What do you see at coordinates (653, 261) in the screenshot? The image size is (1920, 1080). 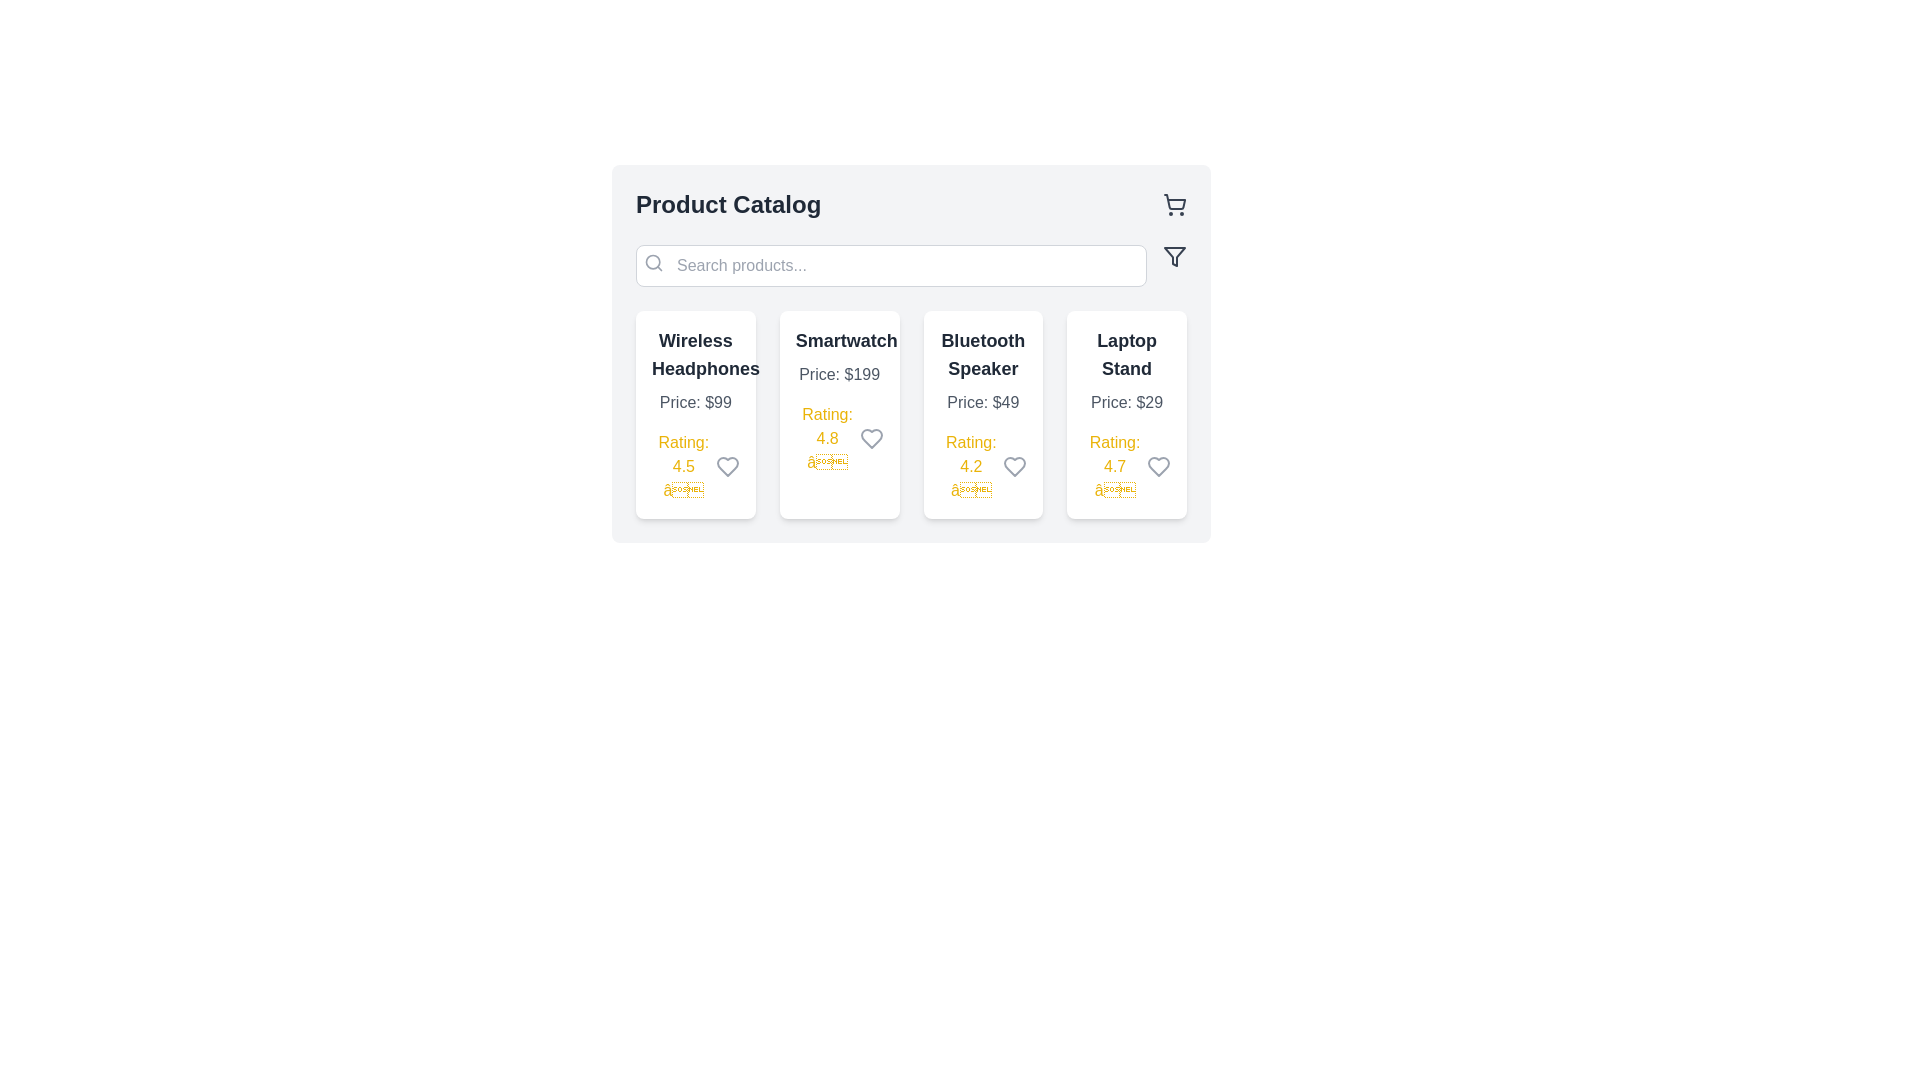 I see `the small circular decorative element within the search icon located at the left side of the input field in the top section of the interface` at bounding box center [653, 261].